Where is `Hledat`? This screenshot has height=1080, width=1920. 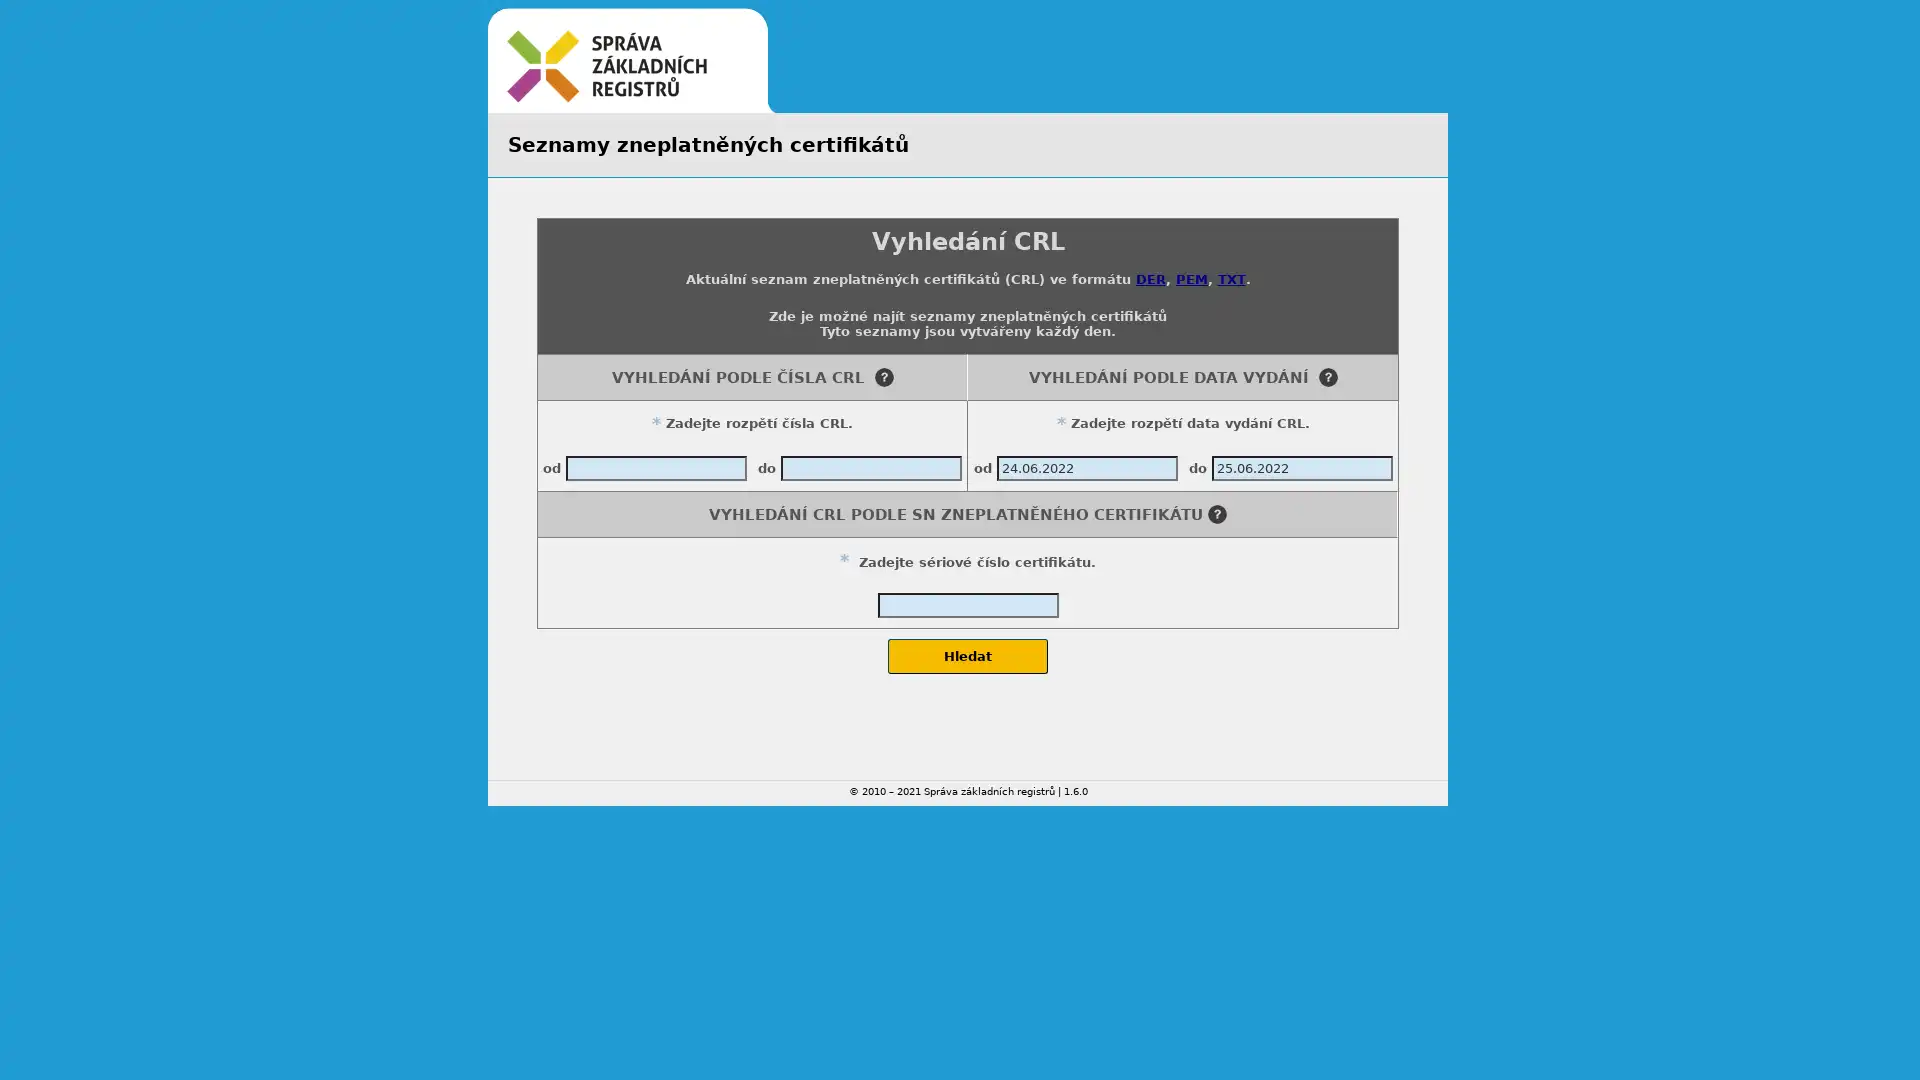
Hledat is located at coordinates (968, 656).